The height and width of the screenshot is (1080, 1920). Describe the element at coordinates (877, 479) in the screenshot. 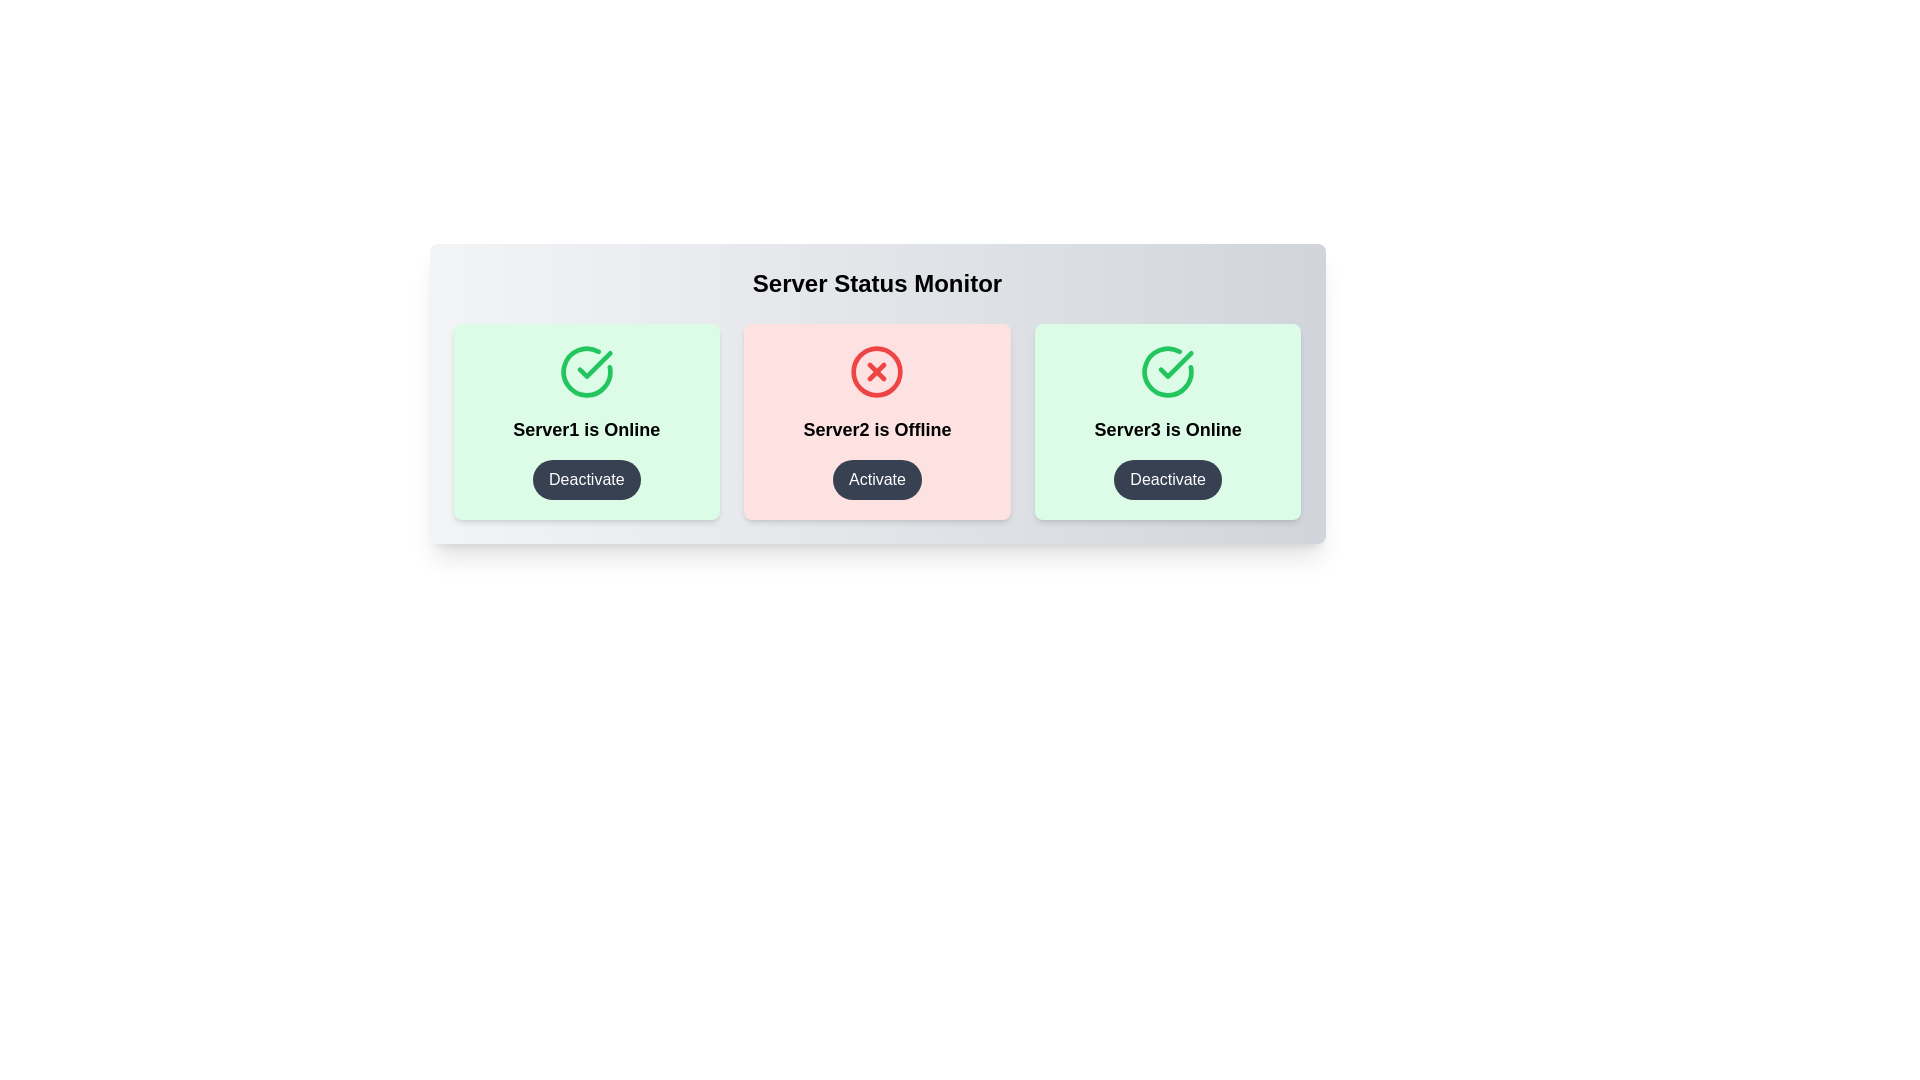

I see `the action button for Server2 to toggle its state` at that location.